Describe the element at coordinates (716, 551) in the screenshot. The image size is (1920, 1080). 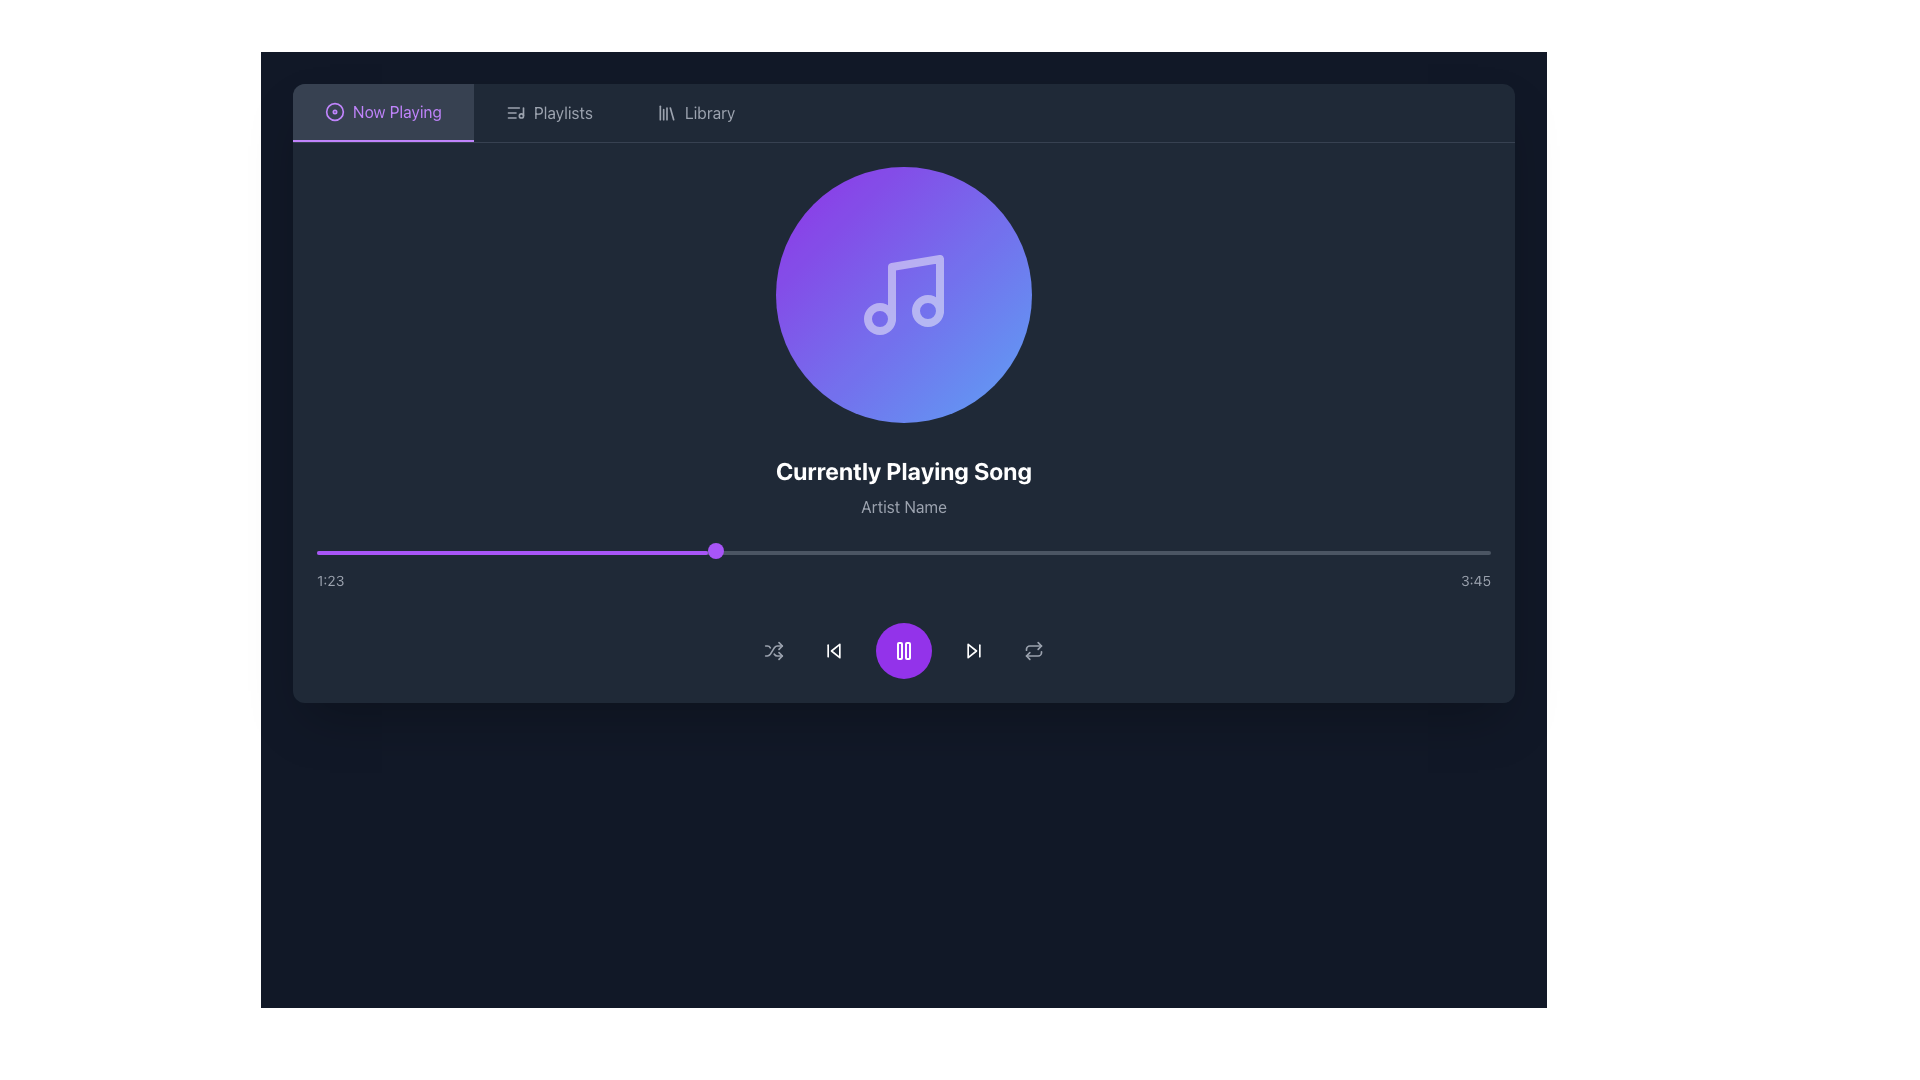
I see `the small circular purple marker located above the progress bar at the one-third mark` at that location.